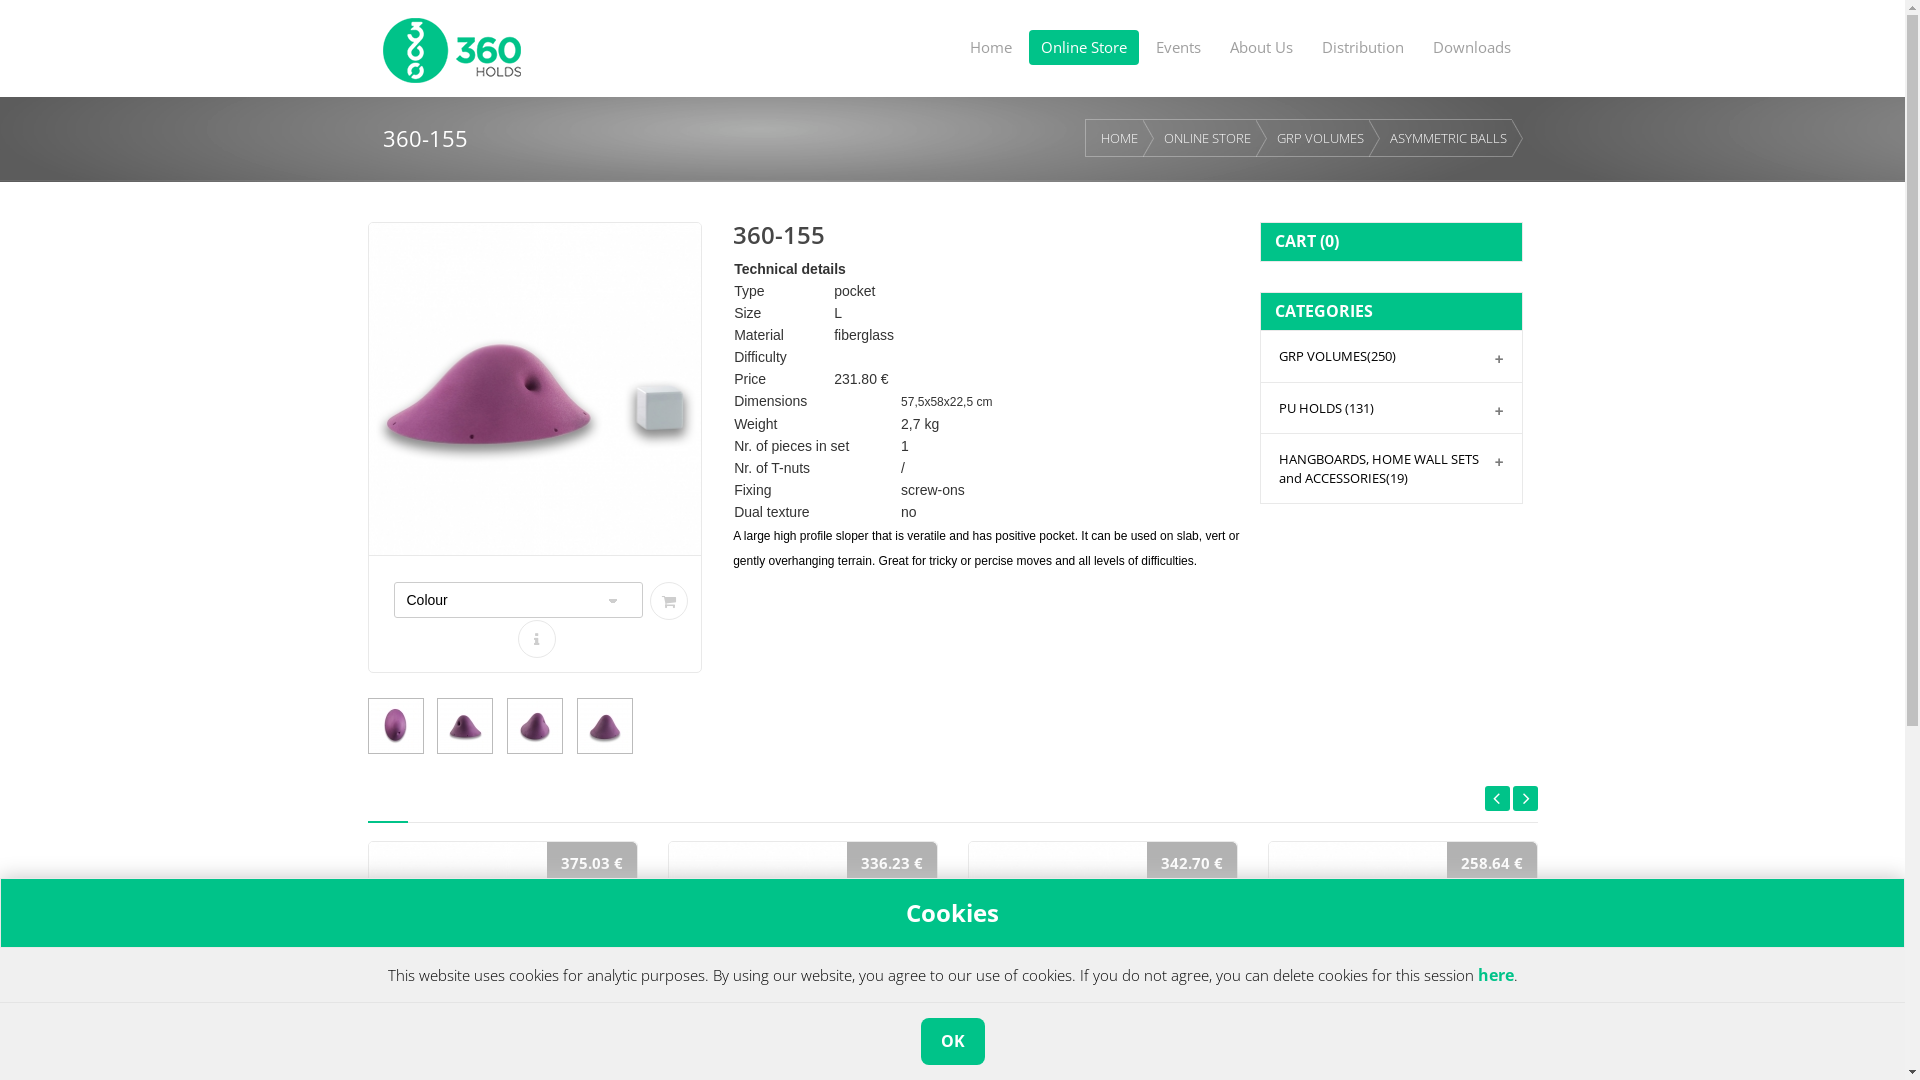 This screenshot has height=1080, width=1920. I want to click on 'here', so click(1496, 974).